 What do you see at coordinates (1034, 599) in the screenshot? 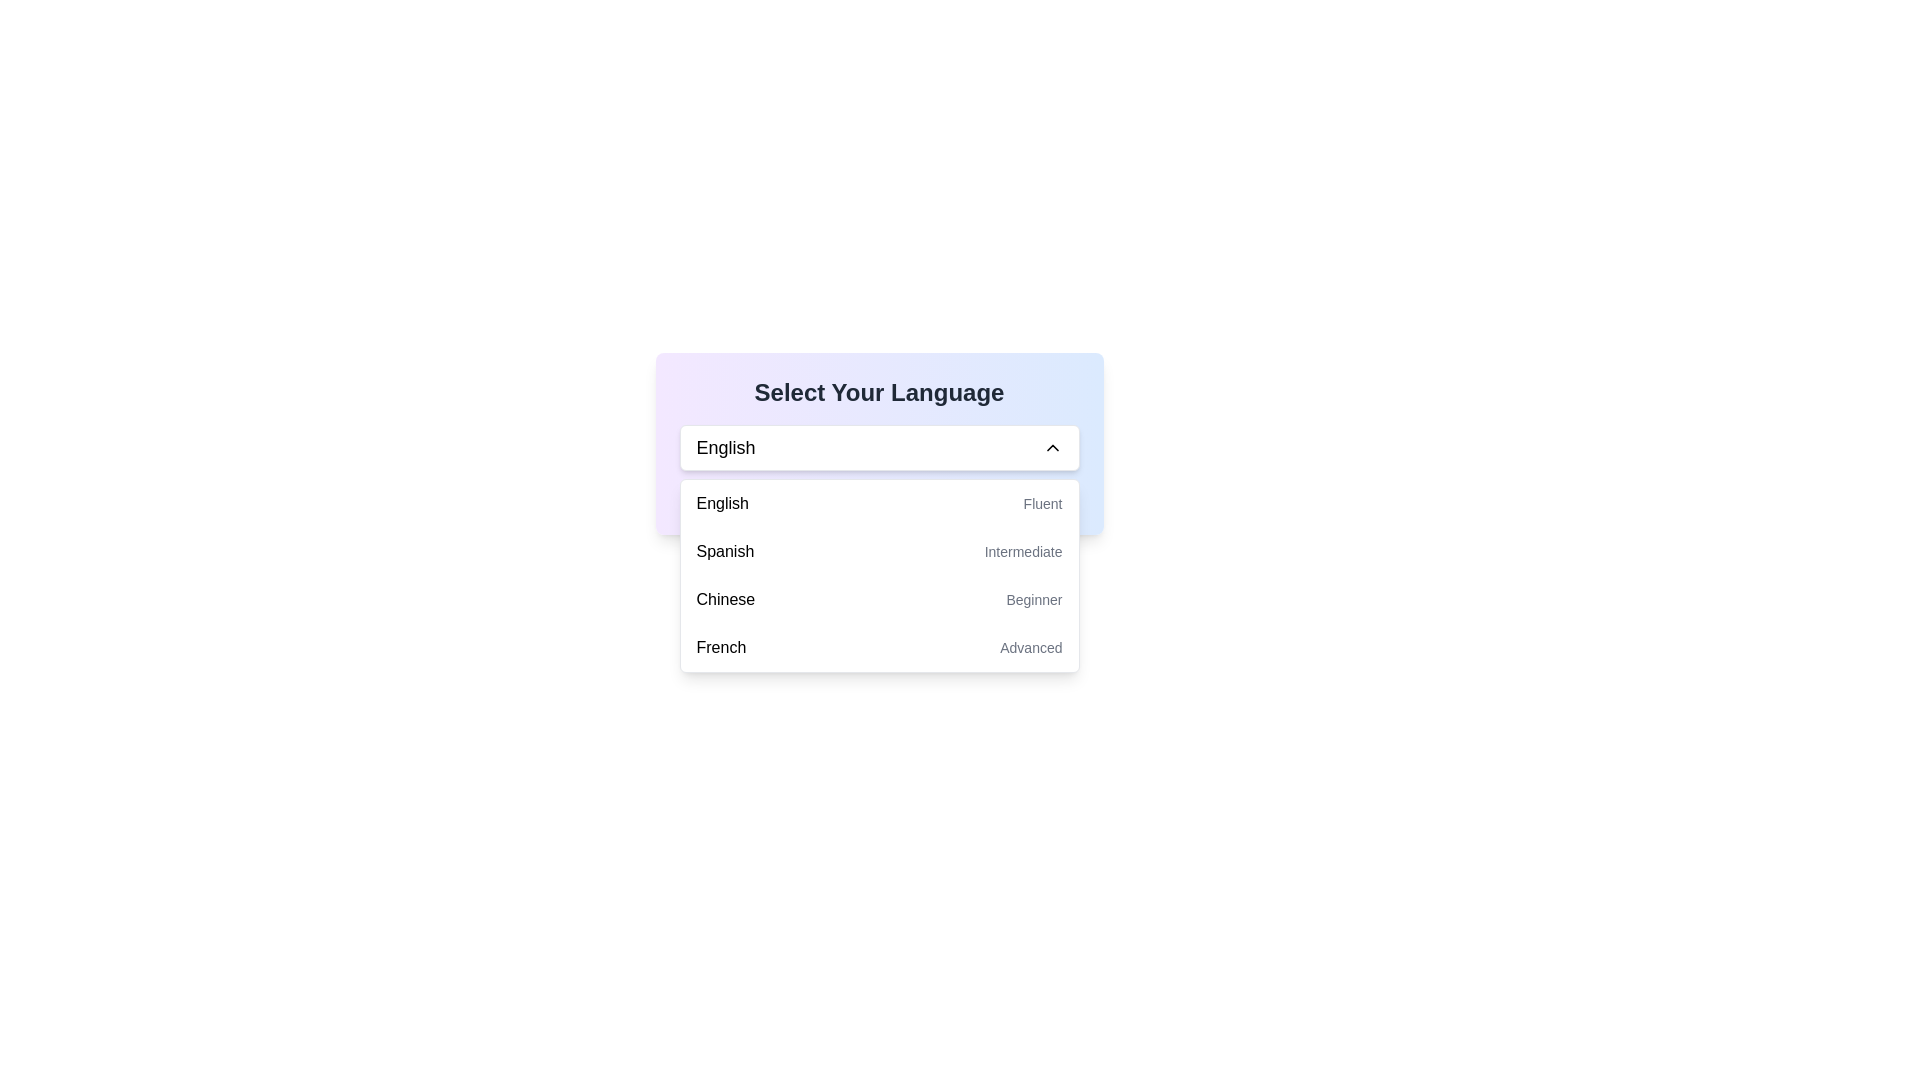
I see `the text element displaying 'Beginner' in a small, light gray font, located on the right side of the language selection dropdown for Chinese` at bounding box center [1034, 599].